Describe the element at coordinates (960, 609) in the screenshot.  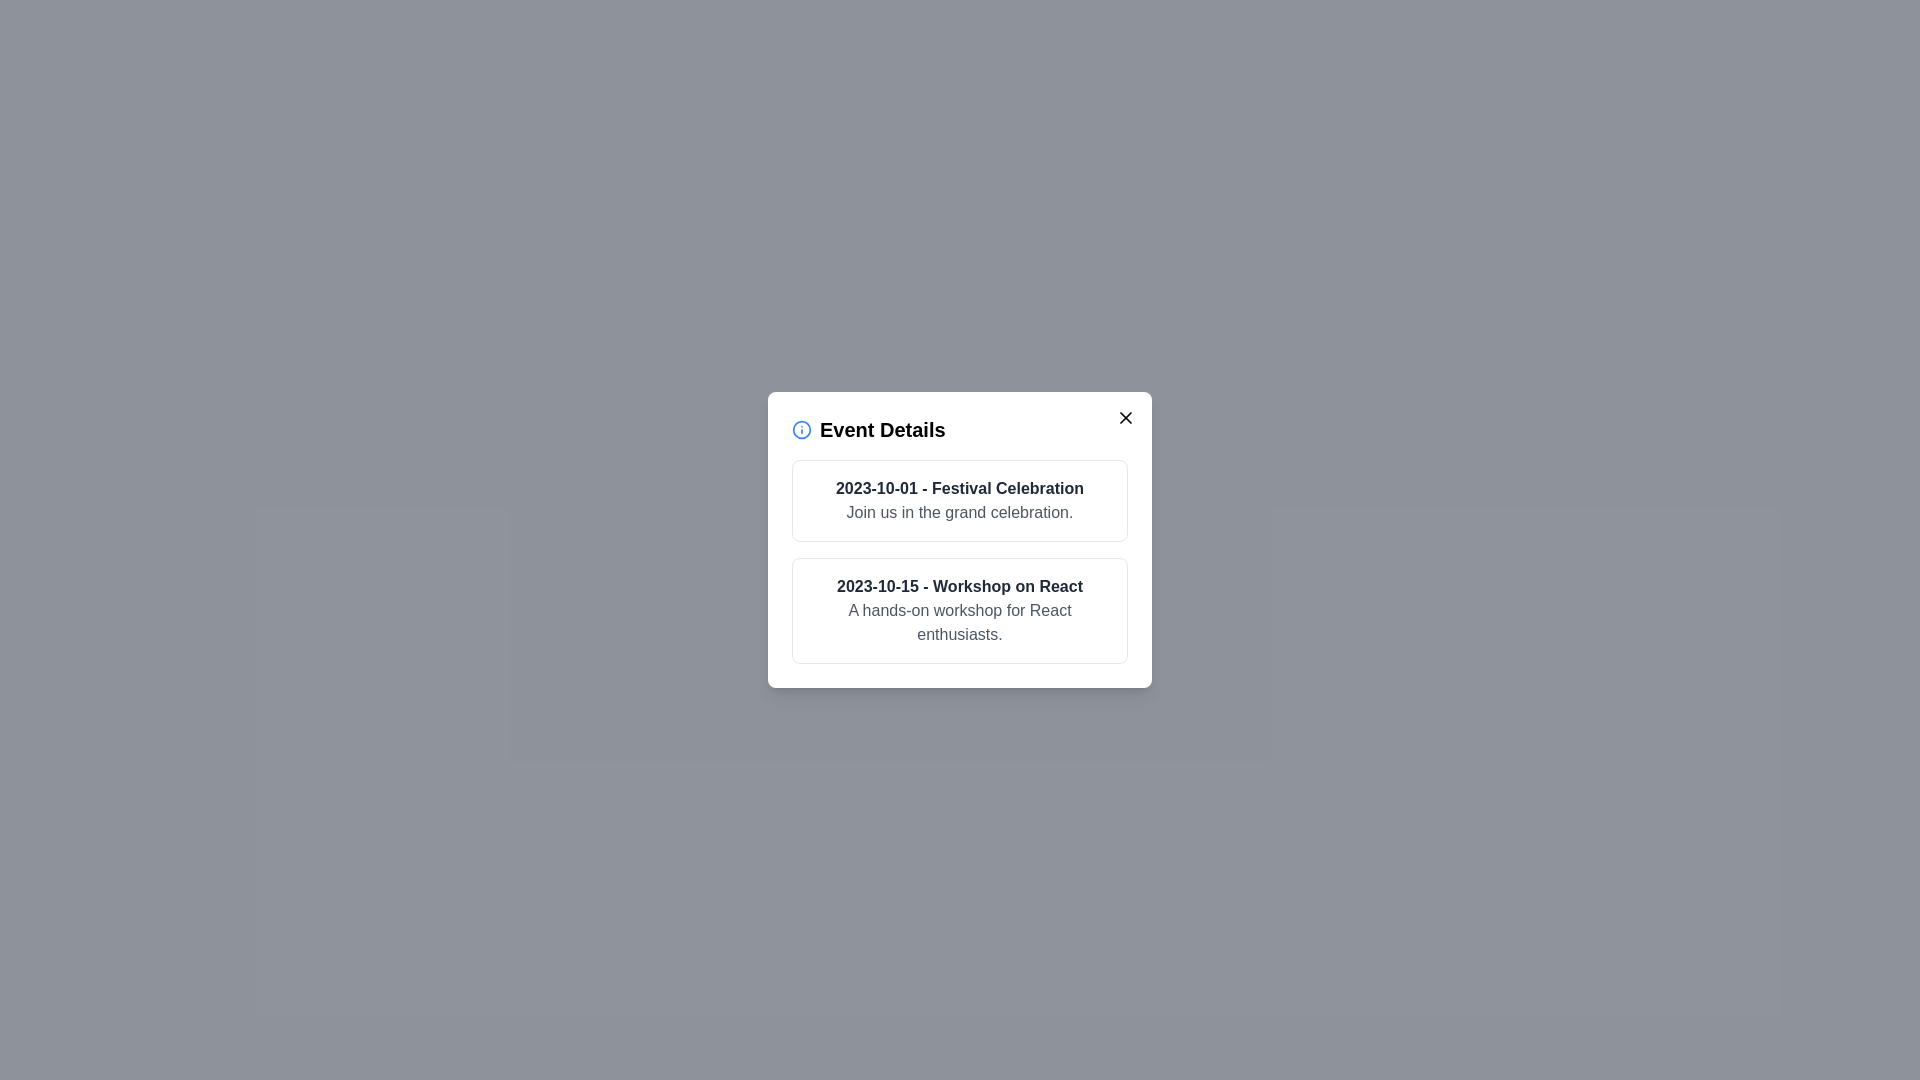
I see `the second event to inspect its details` at that location.